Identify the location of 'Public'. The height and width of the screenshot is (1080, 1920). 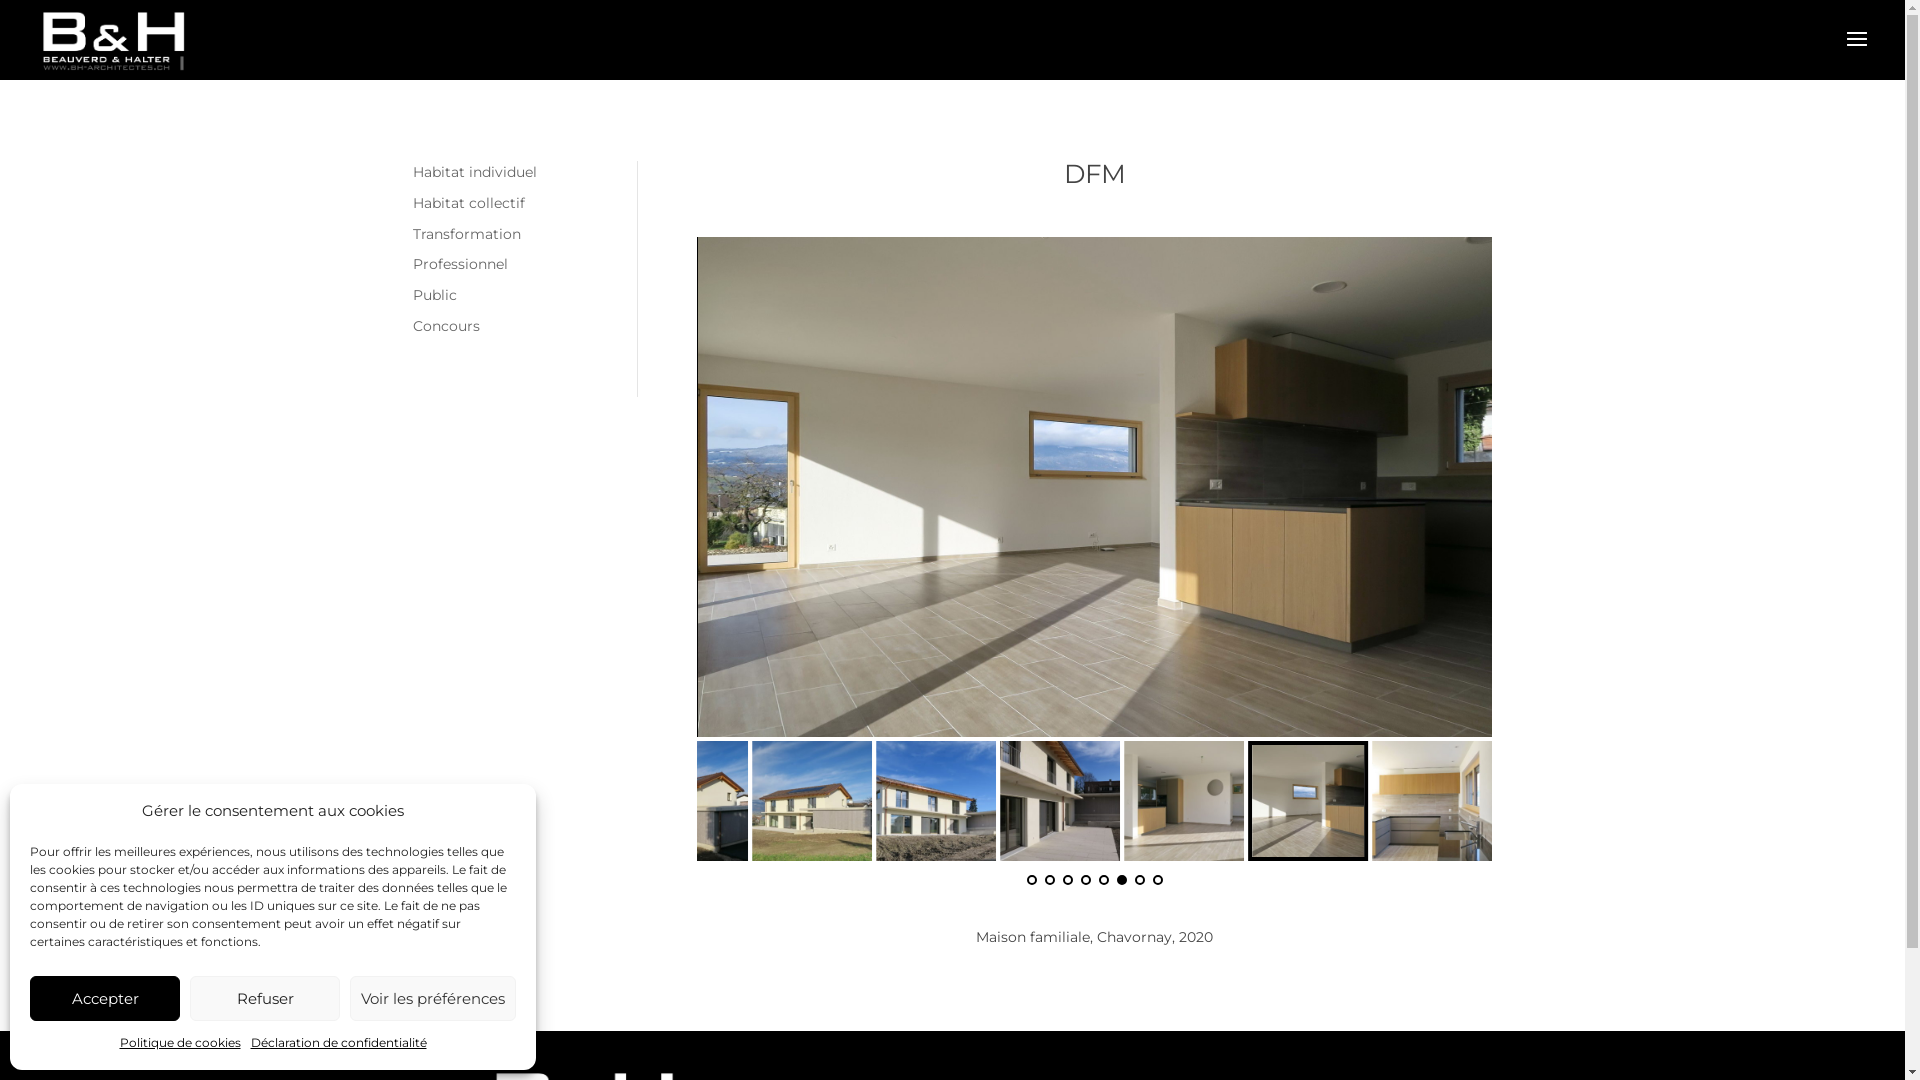
(432, 294).